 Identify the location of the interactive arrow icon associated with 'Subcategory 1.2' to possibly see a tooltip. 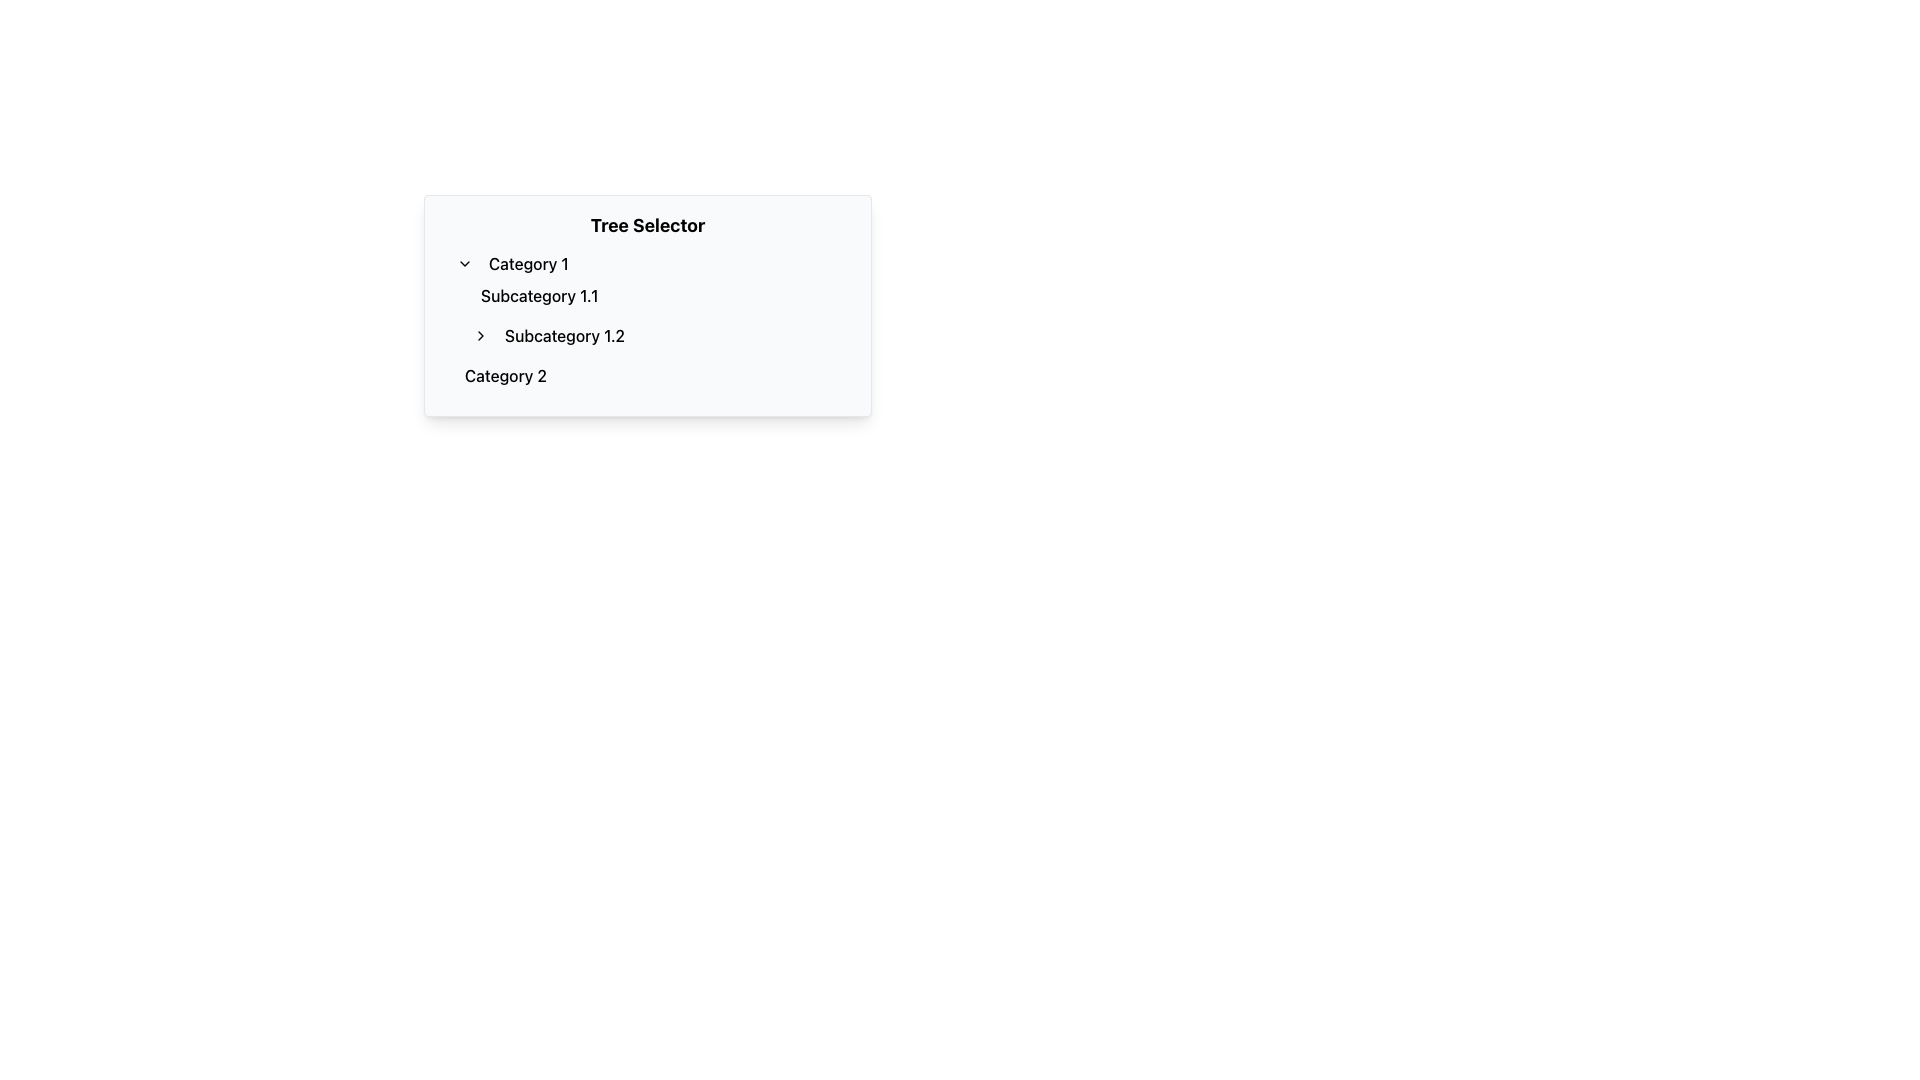
(480, 334).